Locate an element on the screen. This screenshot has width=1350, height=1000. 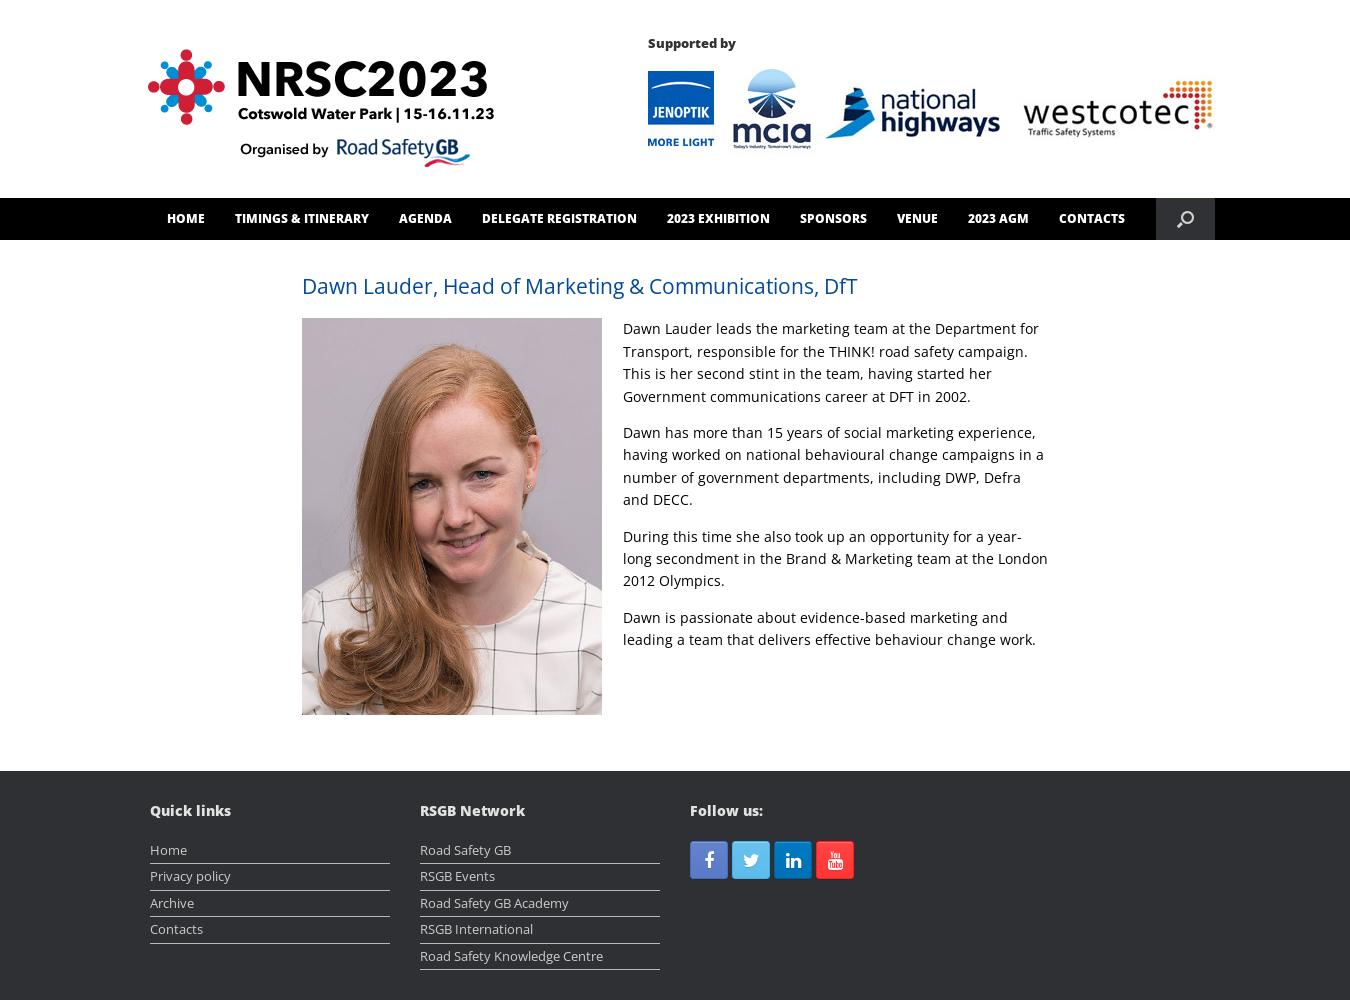
'DELEGATE REGISTRATION' is located at coordinates (557, 217).